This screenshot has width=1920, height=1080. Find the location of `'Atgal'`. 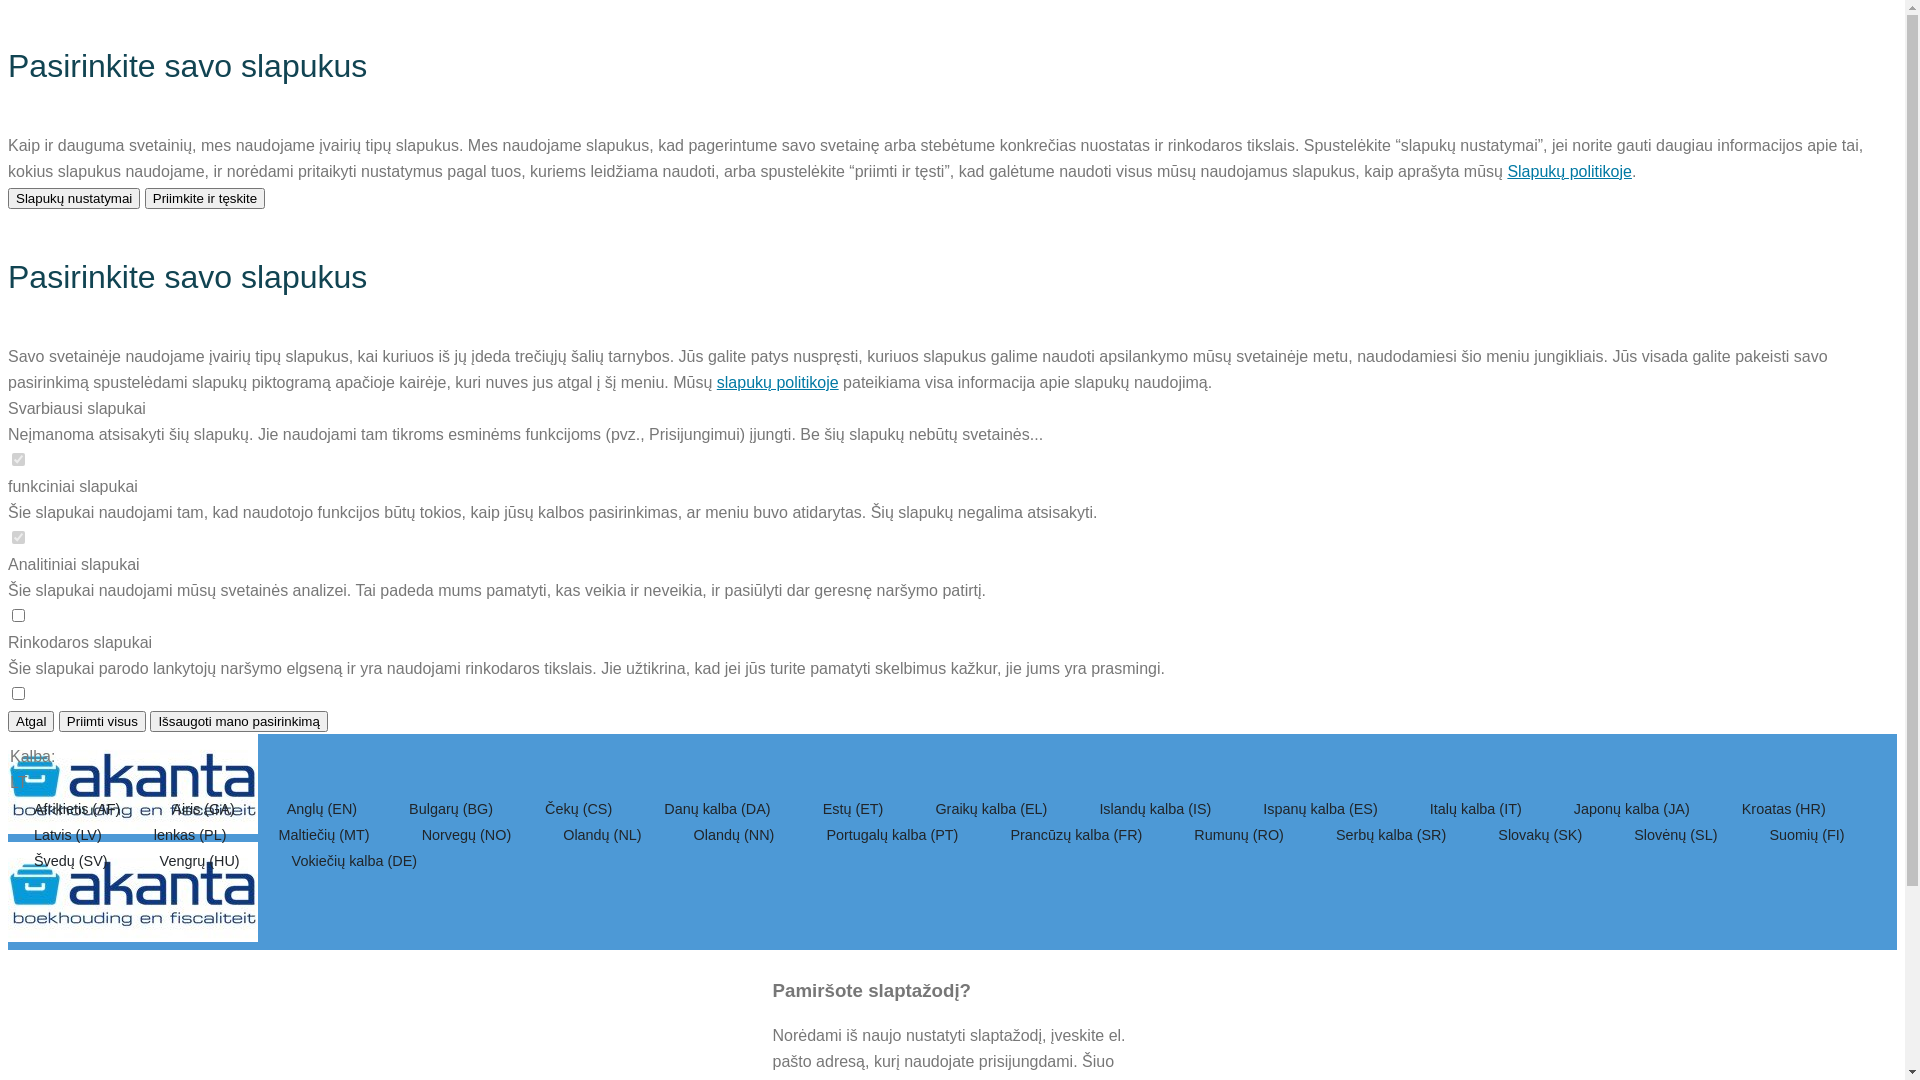

'Atgal' is located at coordinates (30, 721).